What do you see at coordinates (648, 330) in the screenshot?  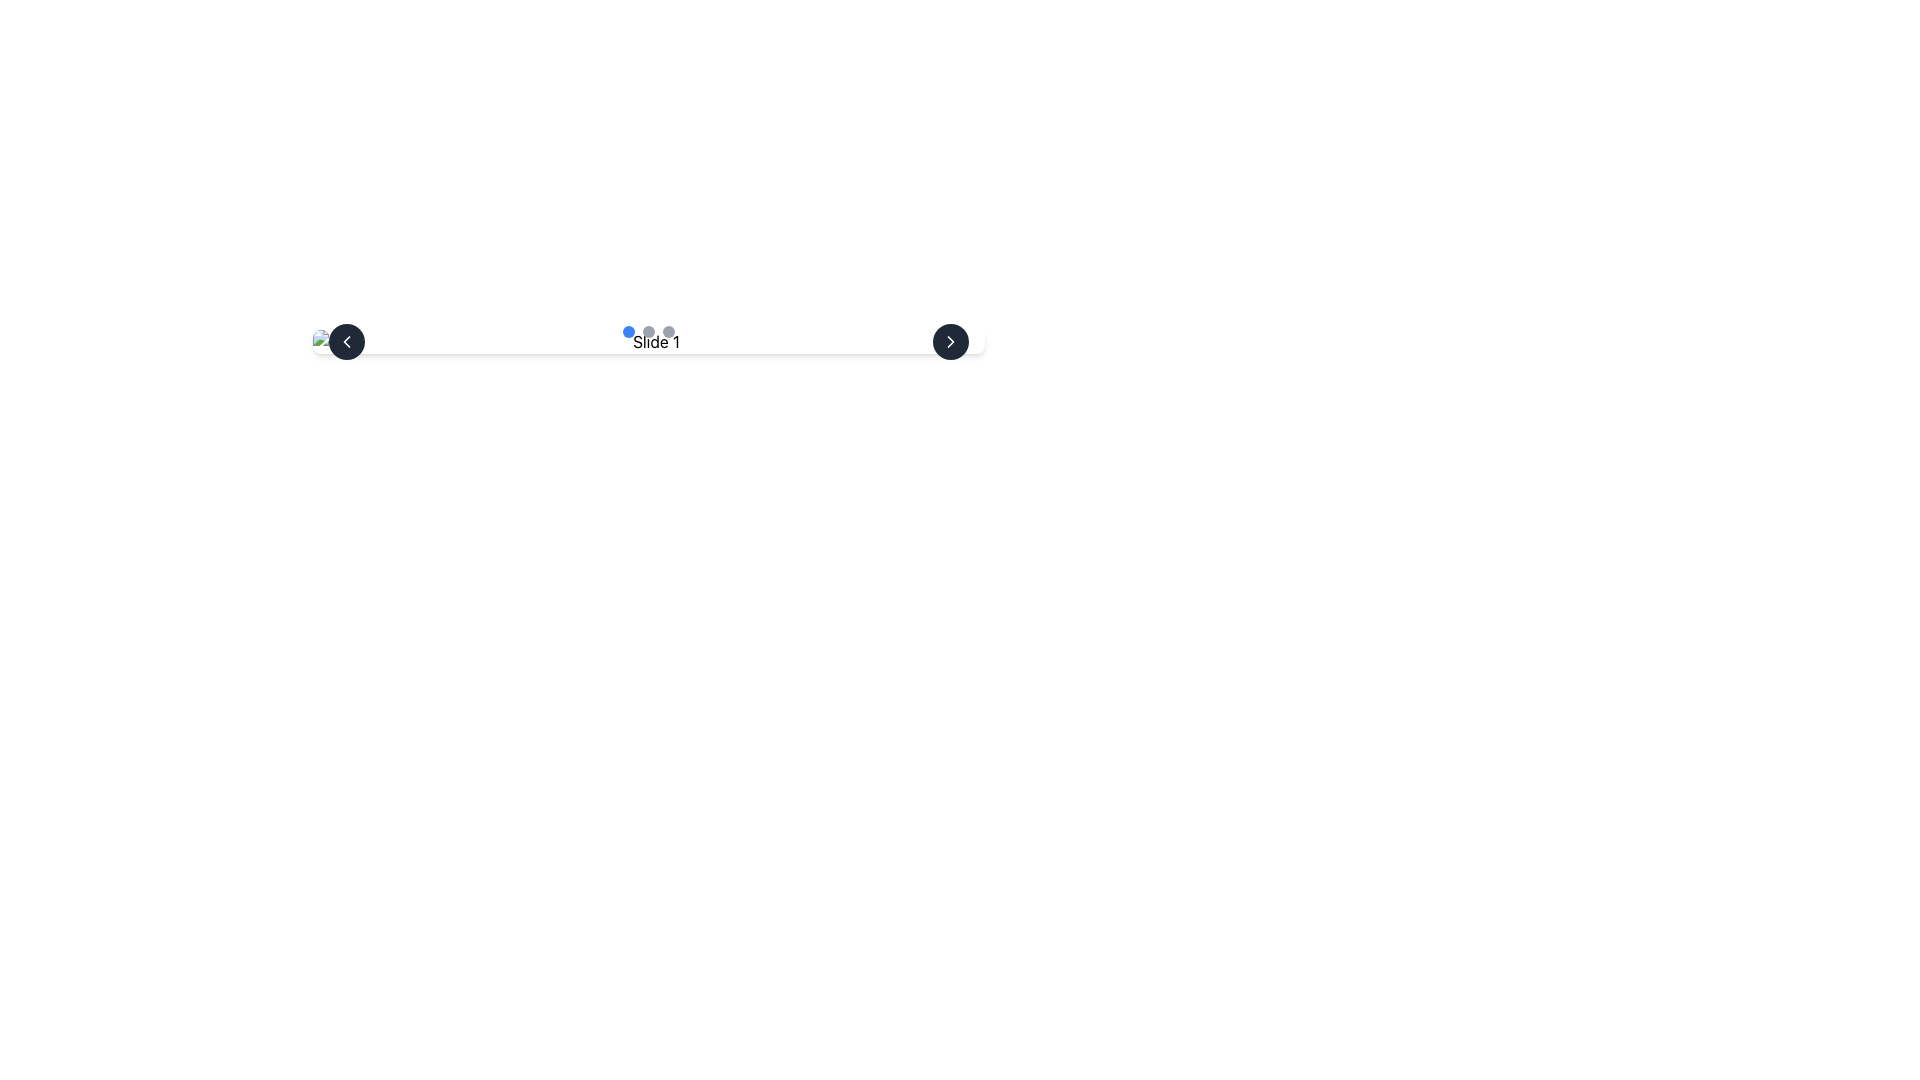 I see `the second gray navigation dot in the horizontal set of three dots at the bottom-center of the interface` at bounding box center [648, 330].